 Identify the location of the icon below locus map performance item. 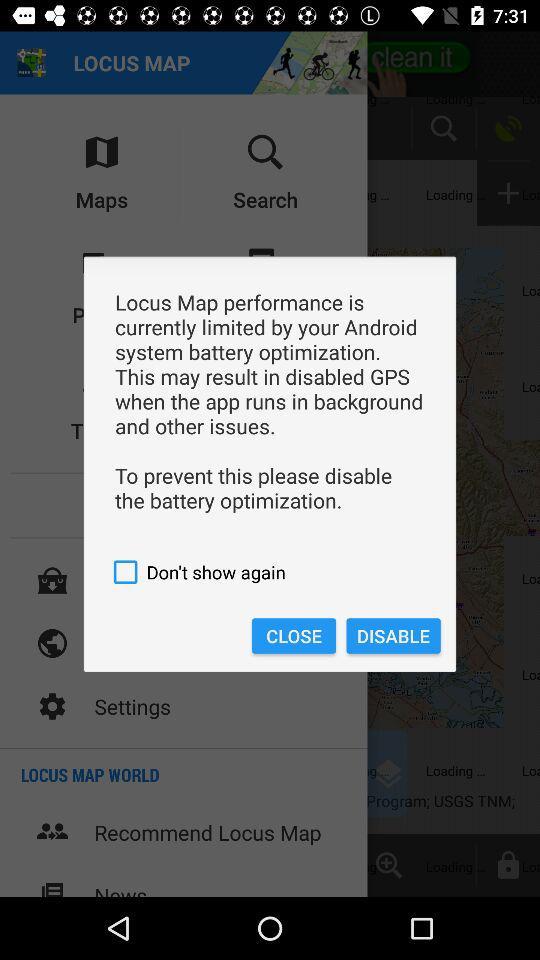
(270, 572).